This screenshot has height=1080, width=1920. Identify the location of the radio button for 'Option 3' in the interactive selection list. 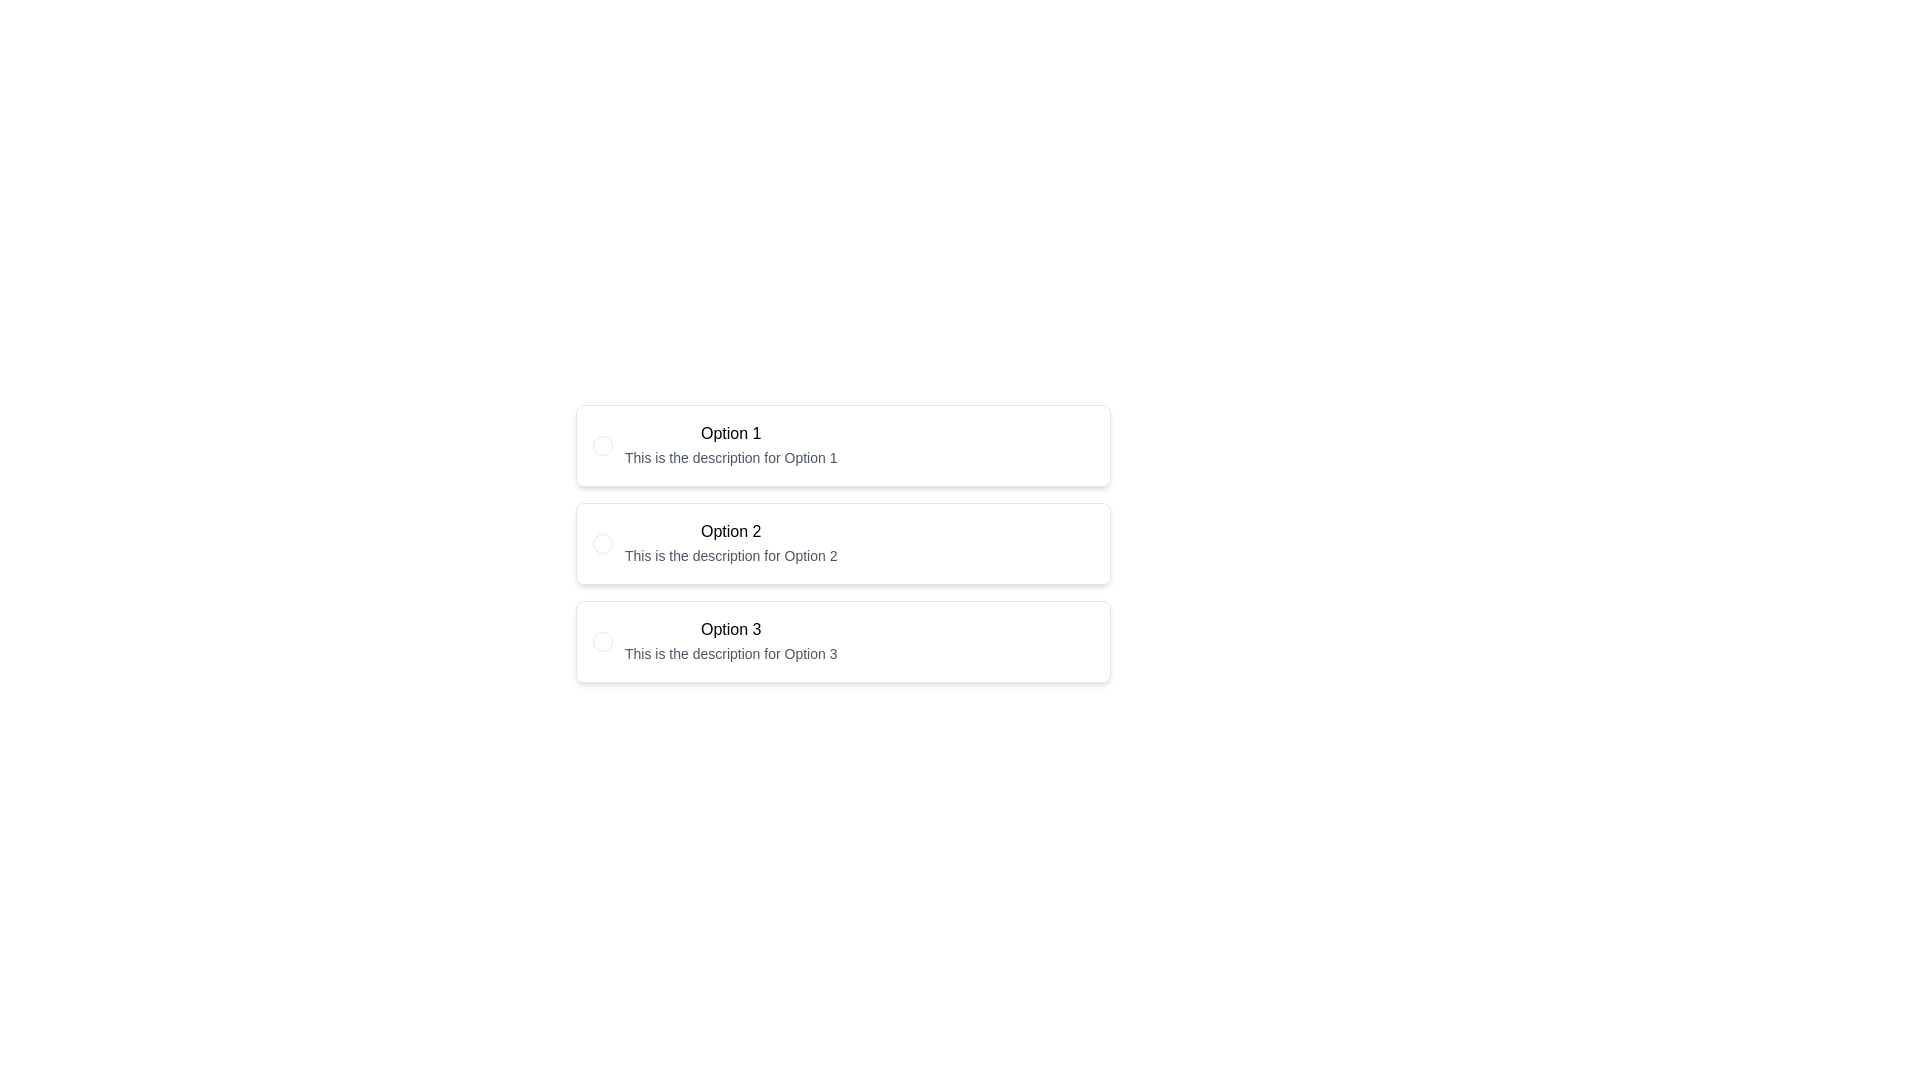
(715, 641).